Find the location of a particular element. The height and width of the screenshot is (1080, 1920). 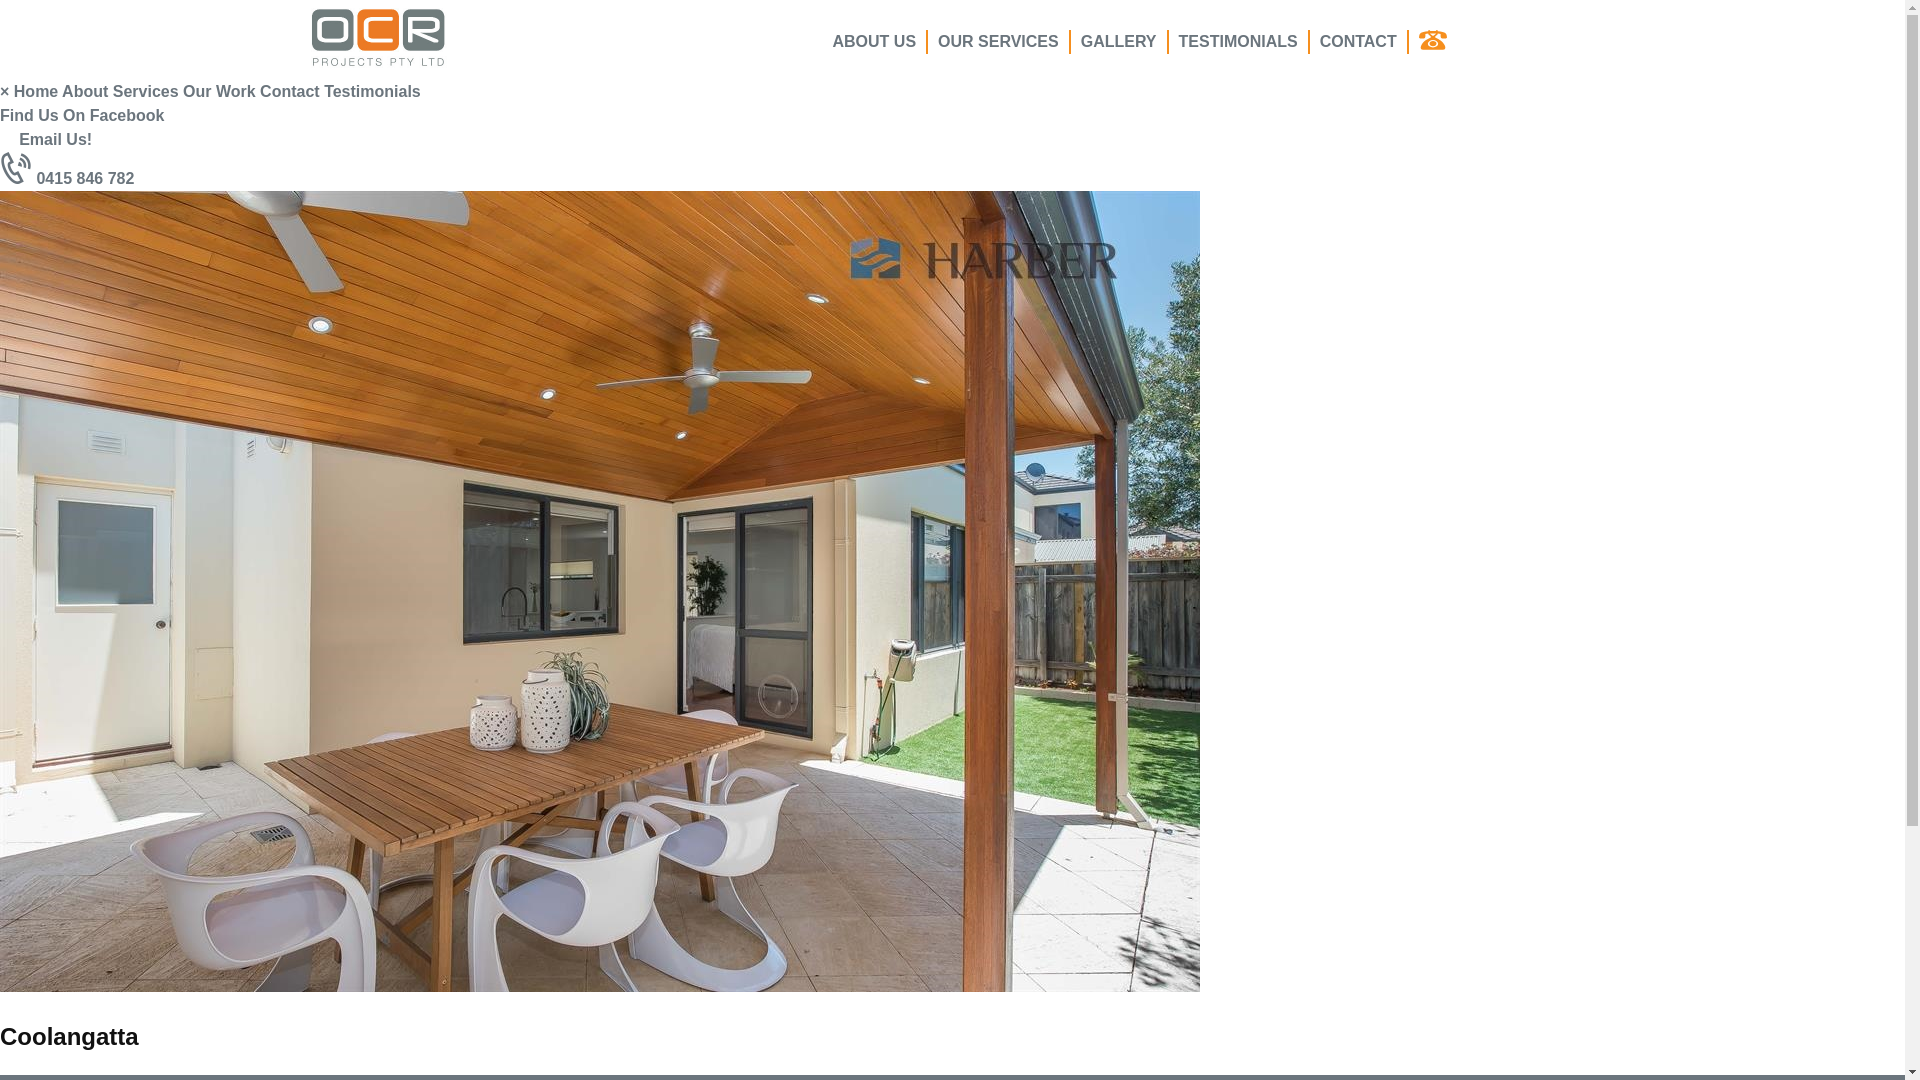

'Home' is located at coordinates (35, 91).